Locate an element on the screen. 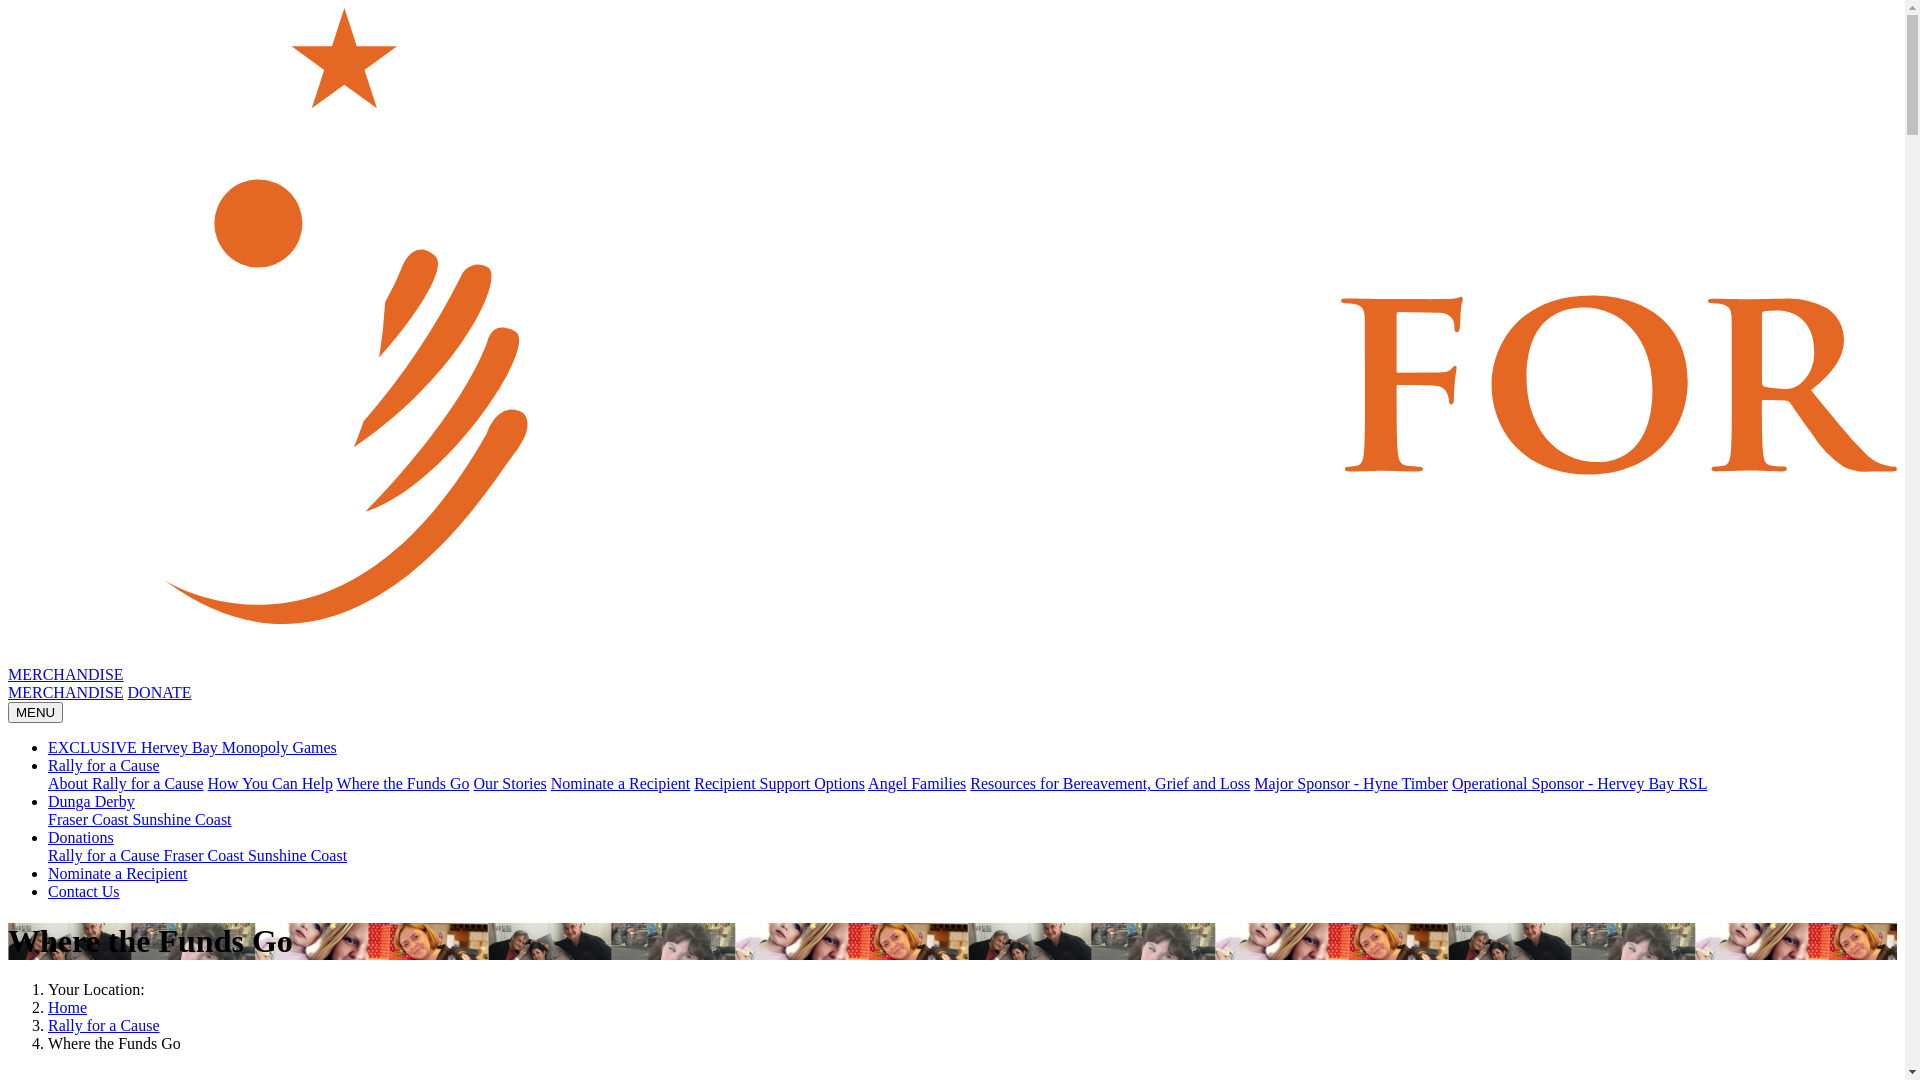 Image resolution: width=1920 pixels, height=1080 pixels. 'MERCHANDISE' is located at coordinates (66, 691).